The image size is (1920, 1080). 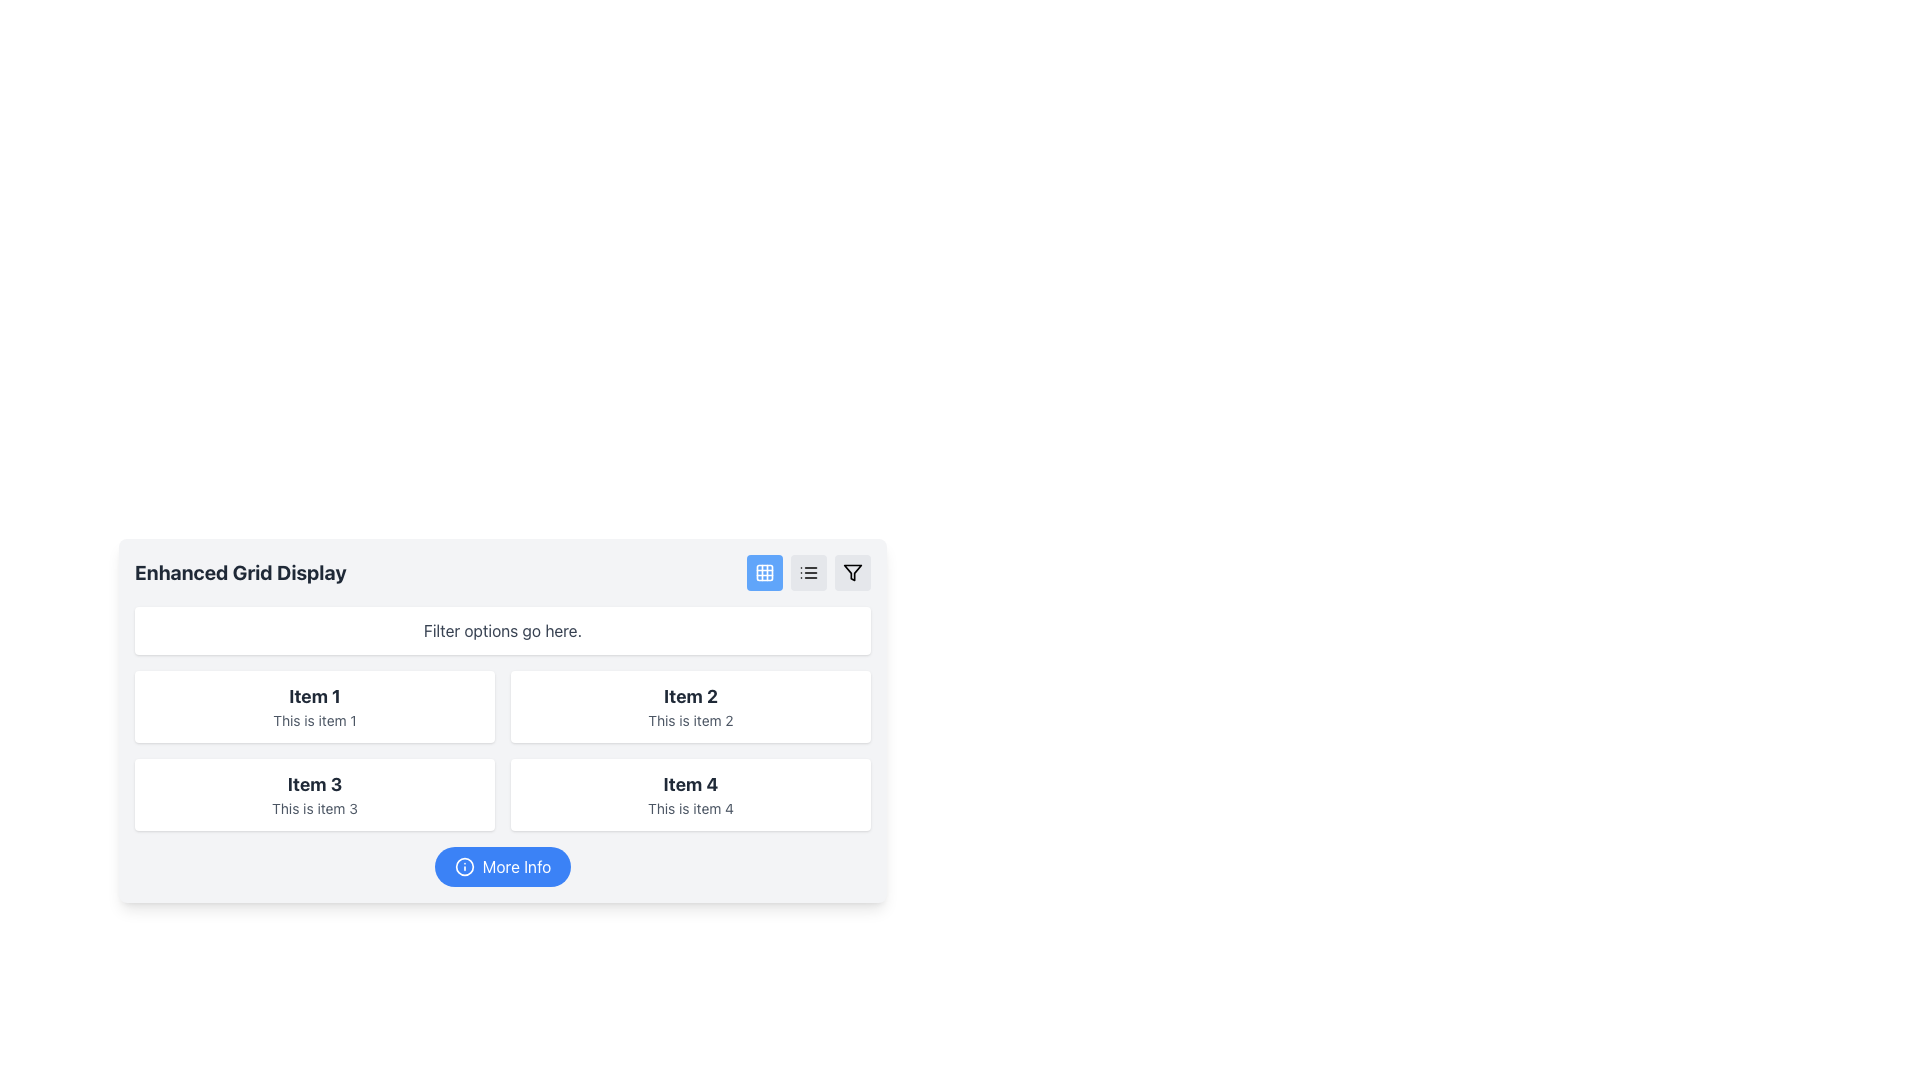 What do you see at coordinates (463, 866) in the screenshot?
I see `the circular informational icon with an 'i' symbol located to the left of the 'More Info' button` at bounding box center [463, 866].